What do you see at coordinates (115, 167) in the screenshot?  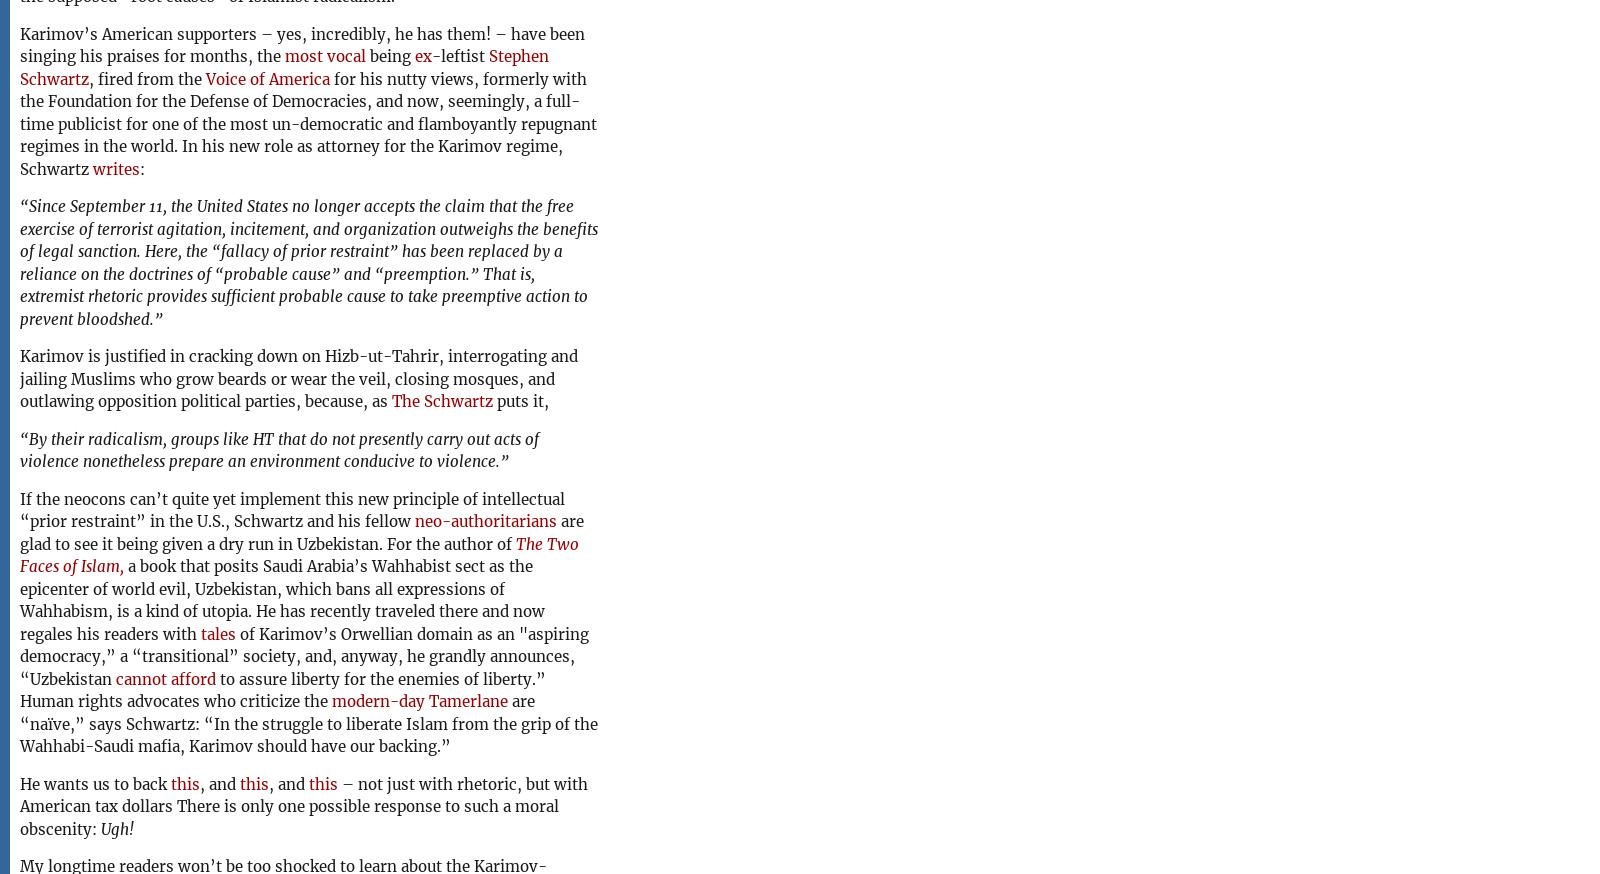 I see `'writes'` at bounding box center [115, 167].